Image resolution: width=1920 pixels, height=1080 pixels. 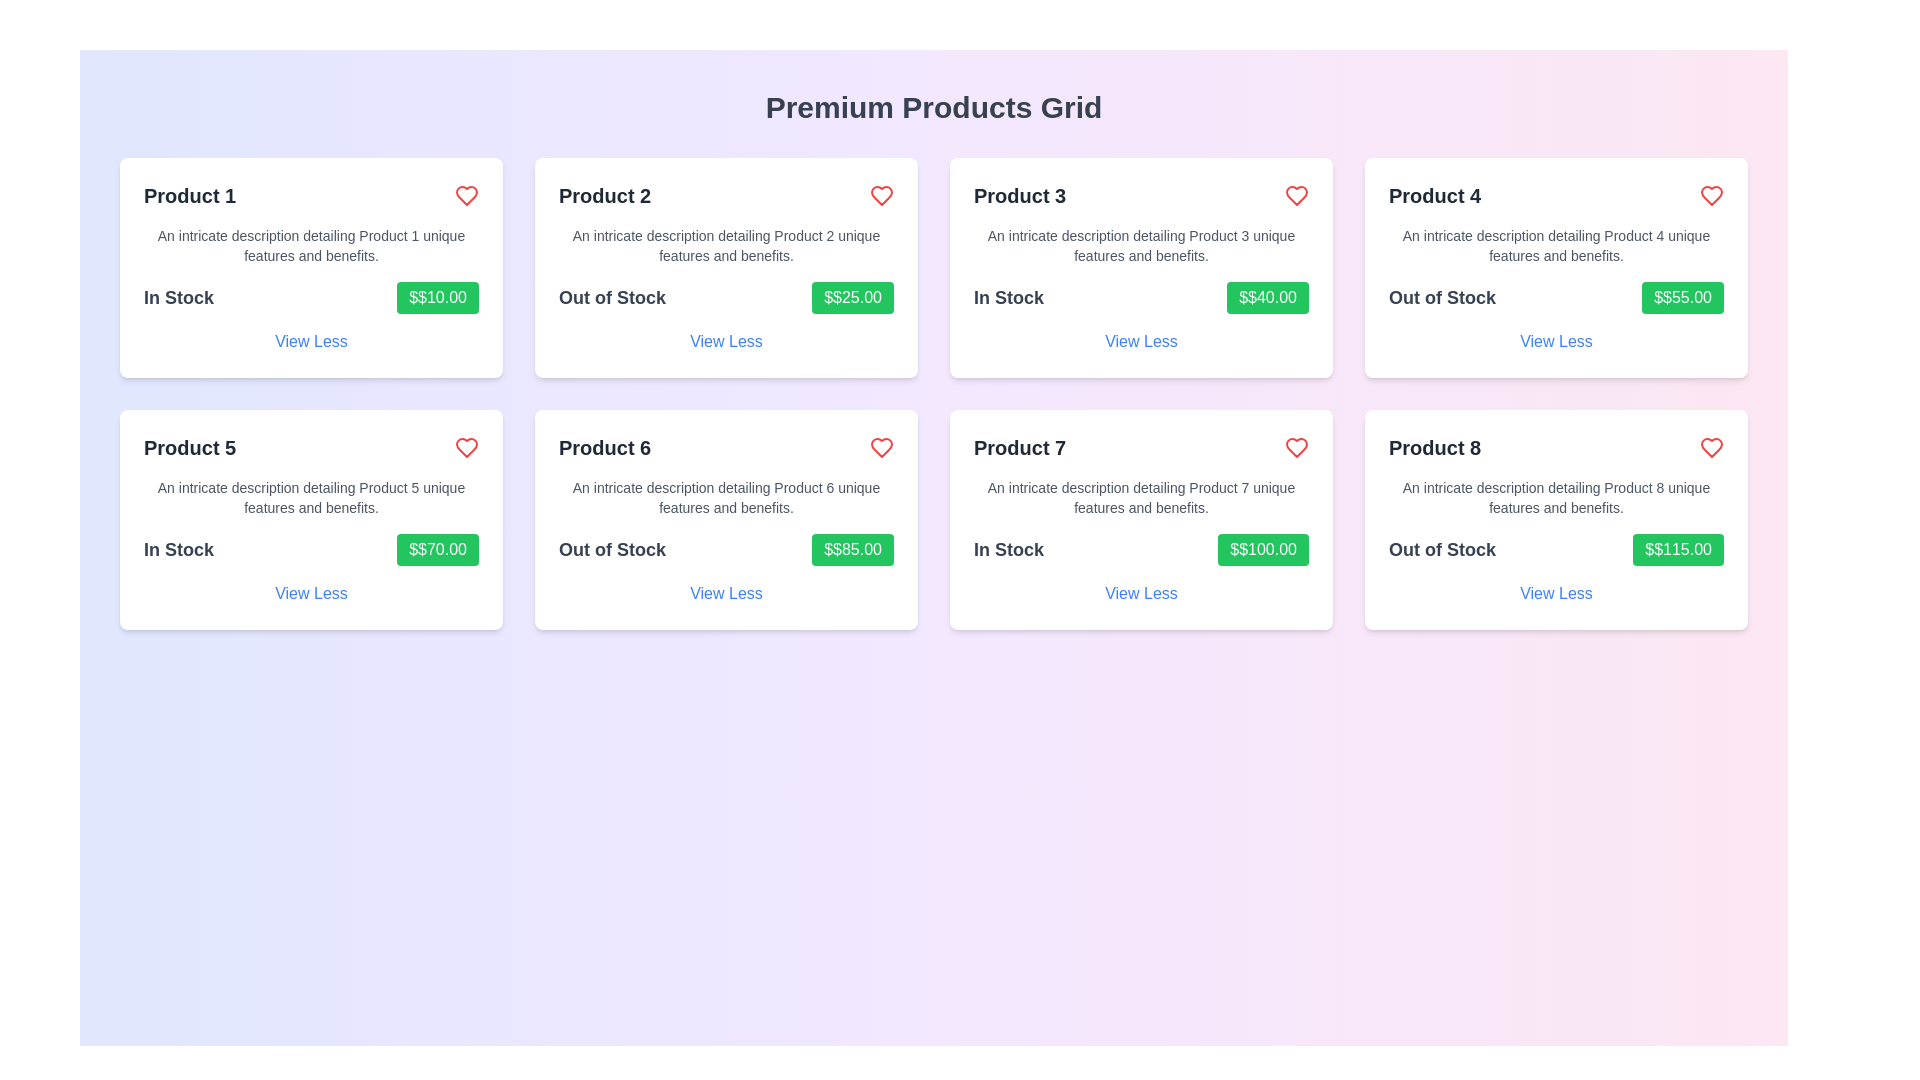 What do you see at coordinates (465, 196) in the screenshot?
I see `the heart icon in the top-right corner of the 'Product 1' card to favorite or unfavorite the product` at bounding box center [465, 196].